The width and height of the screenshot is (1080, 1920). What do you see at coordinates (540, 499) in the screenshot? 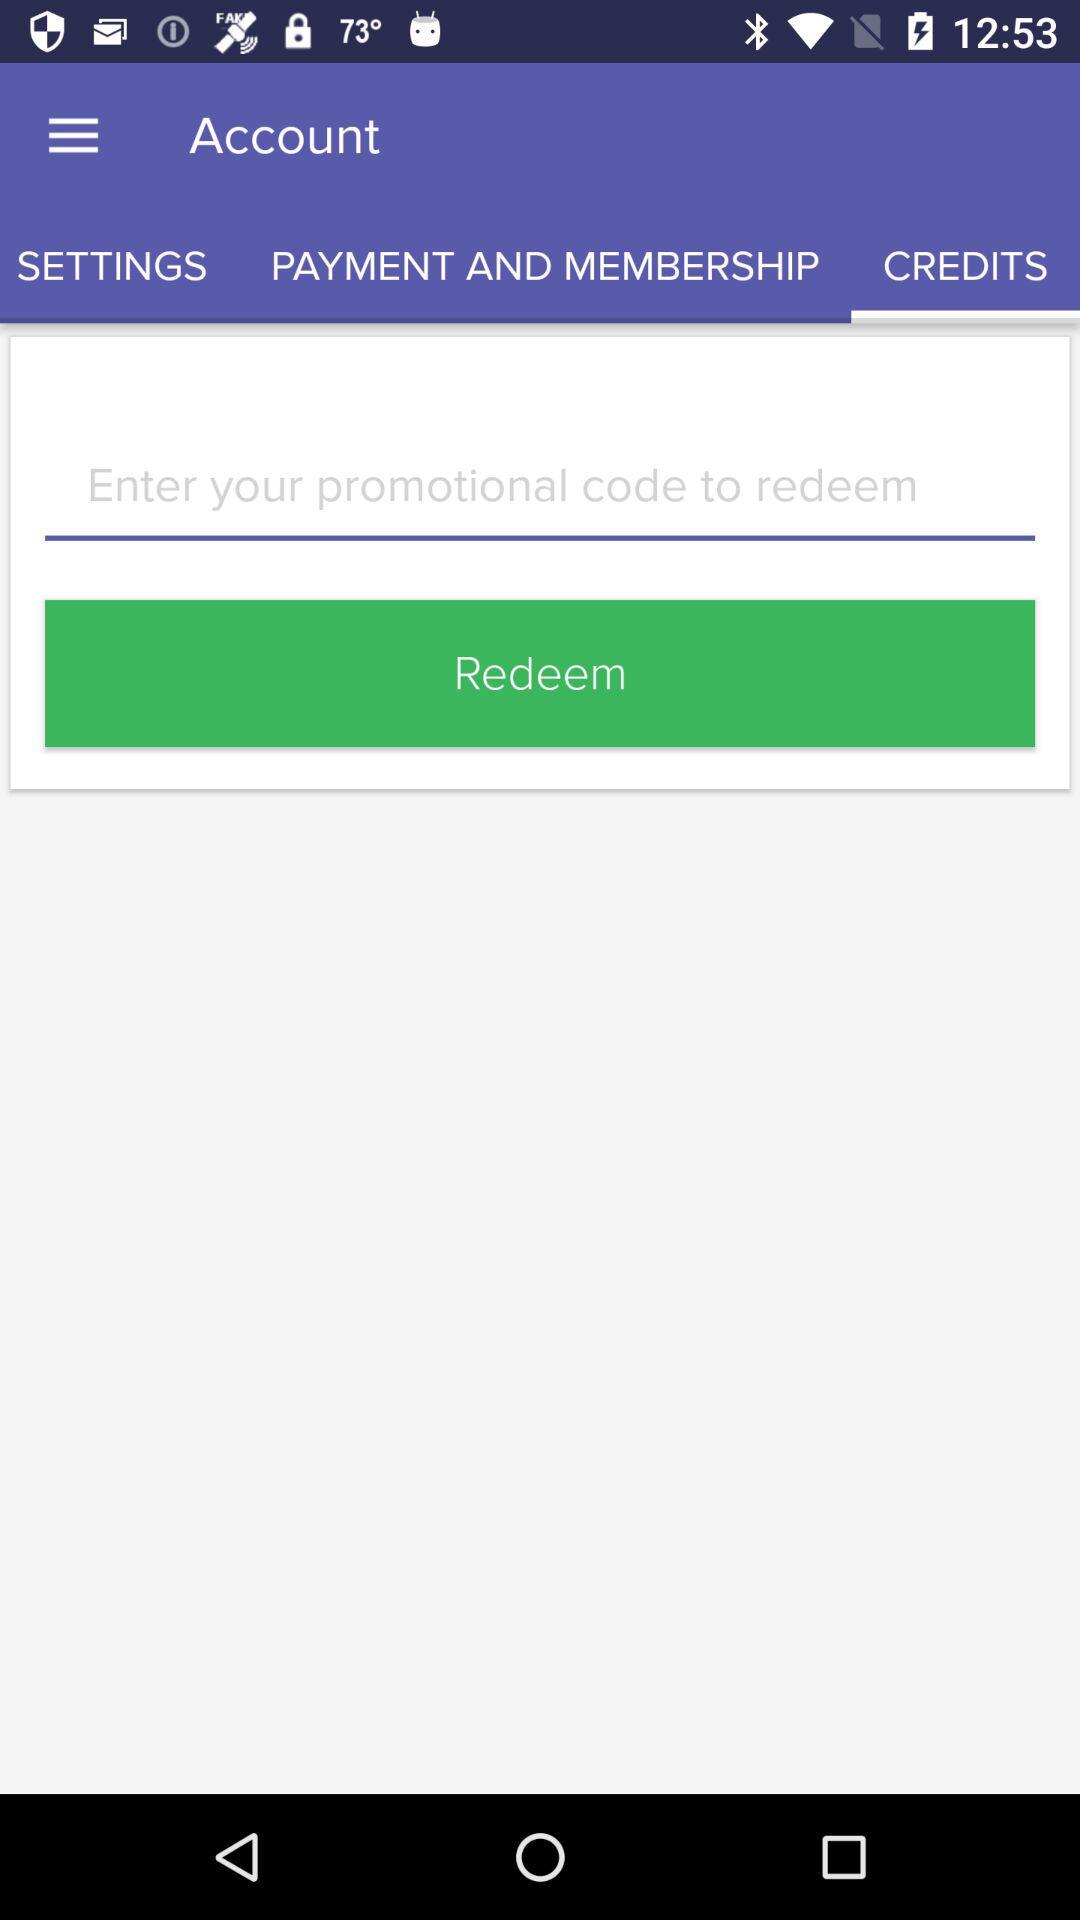
I see `promotional code` at bounding box center [540, 499].